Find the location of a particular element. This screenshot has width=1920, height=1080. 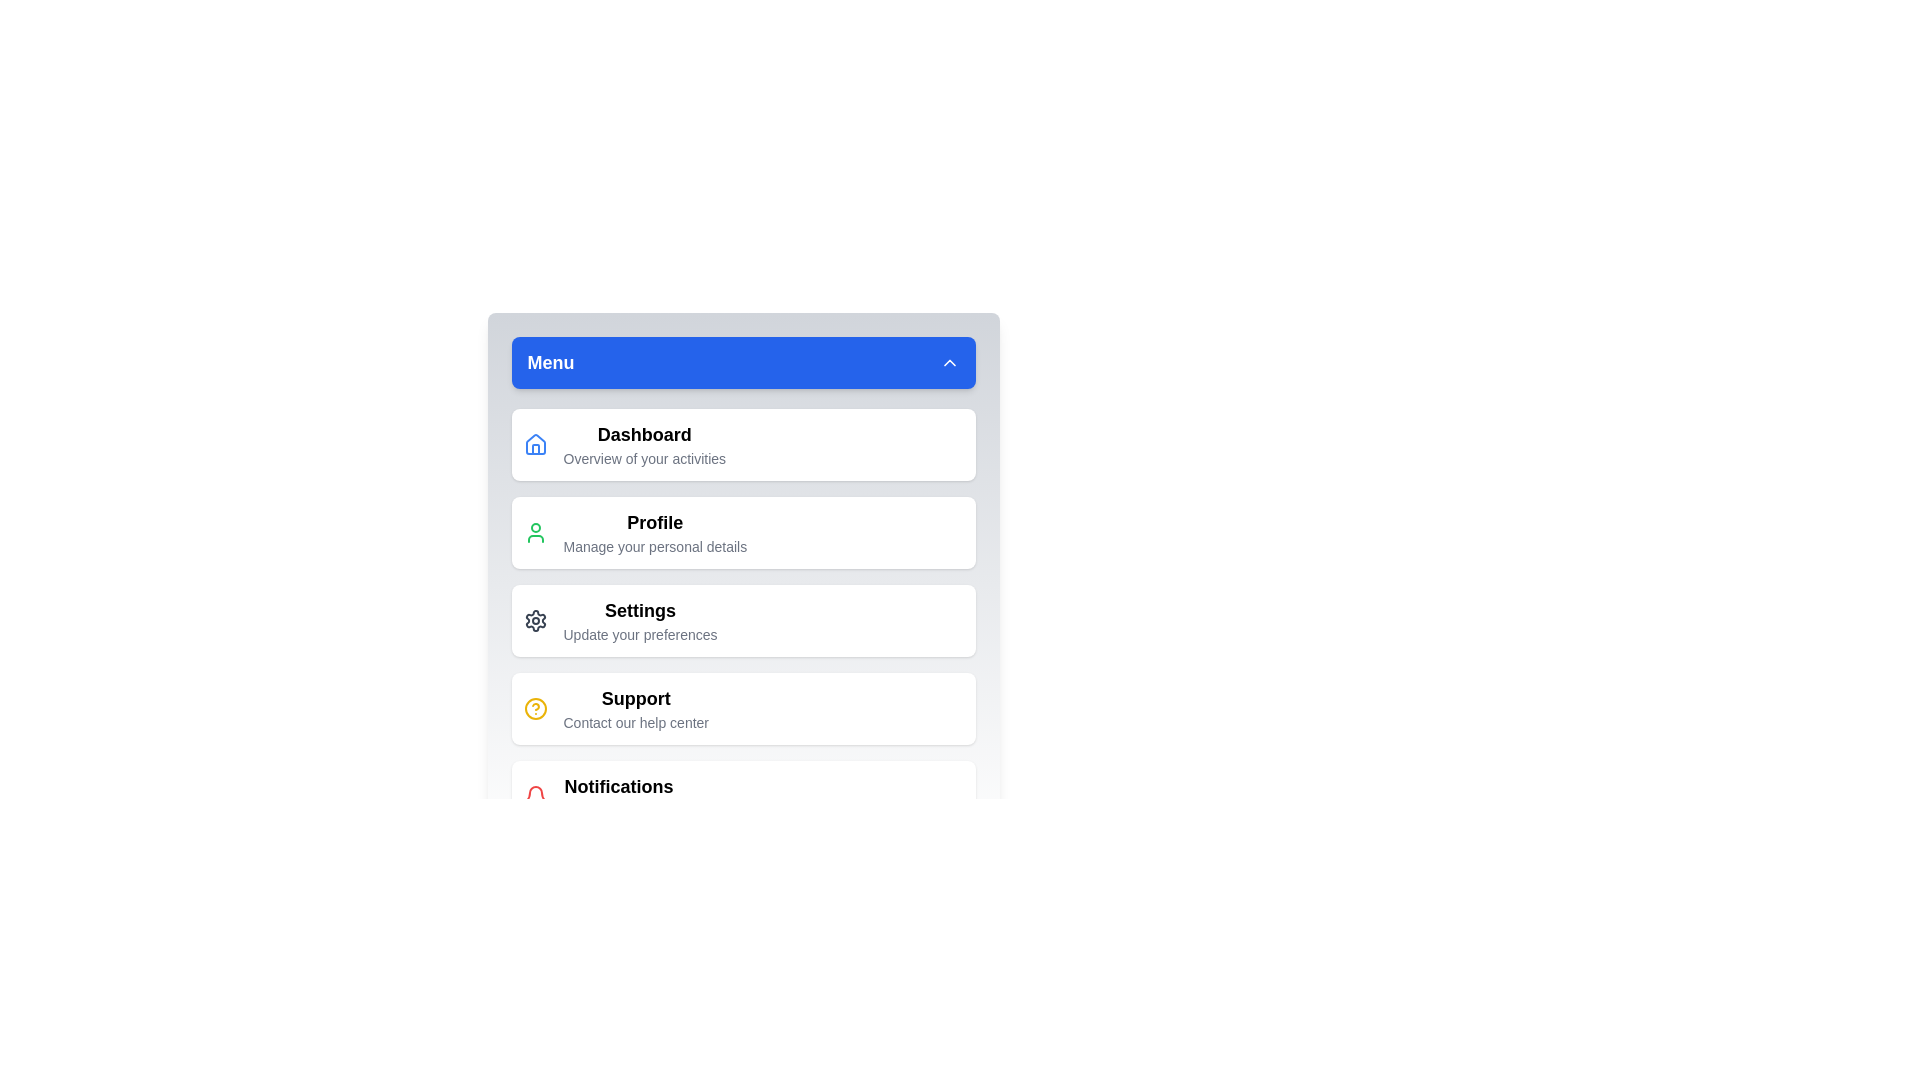

the gear icon located in the top-left corner of the 'Settings' tile as a visual cue is located at coordinates (535, 620).